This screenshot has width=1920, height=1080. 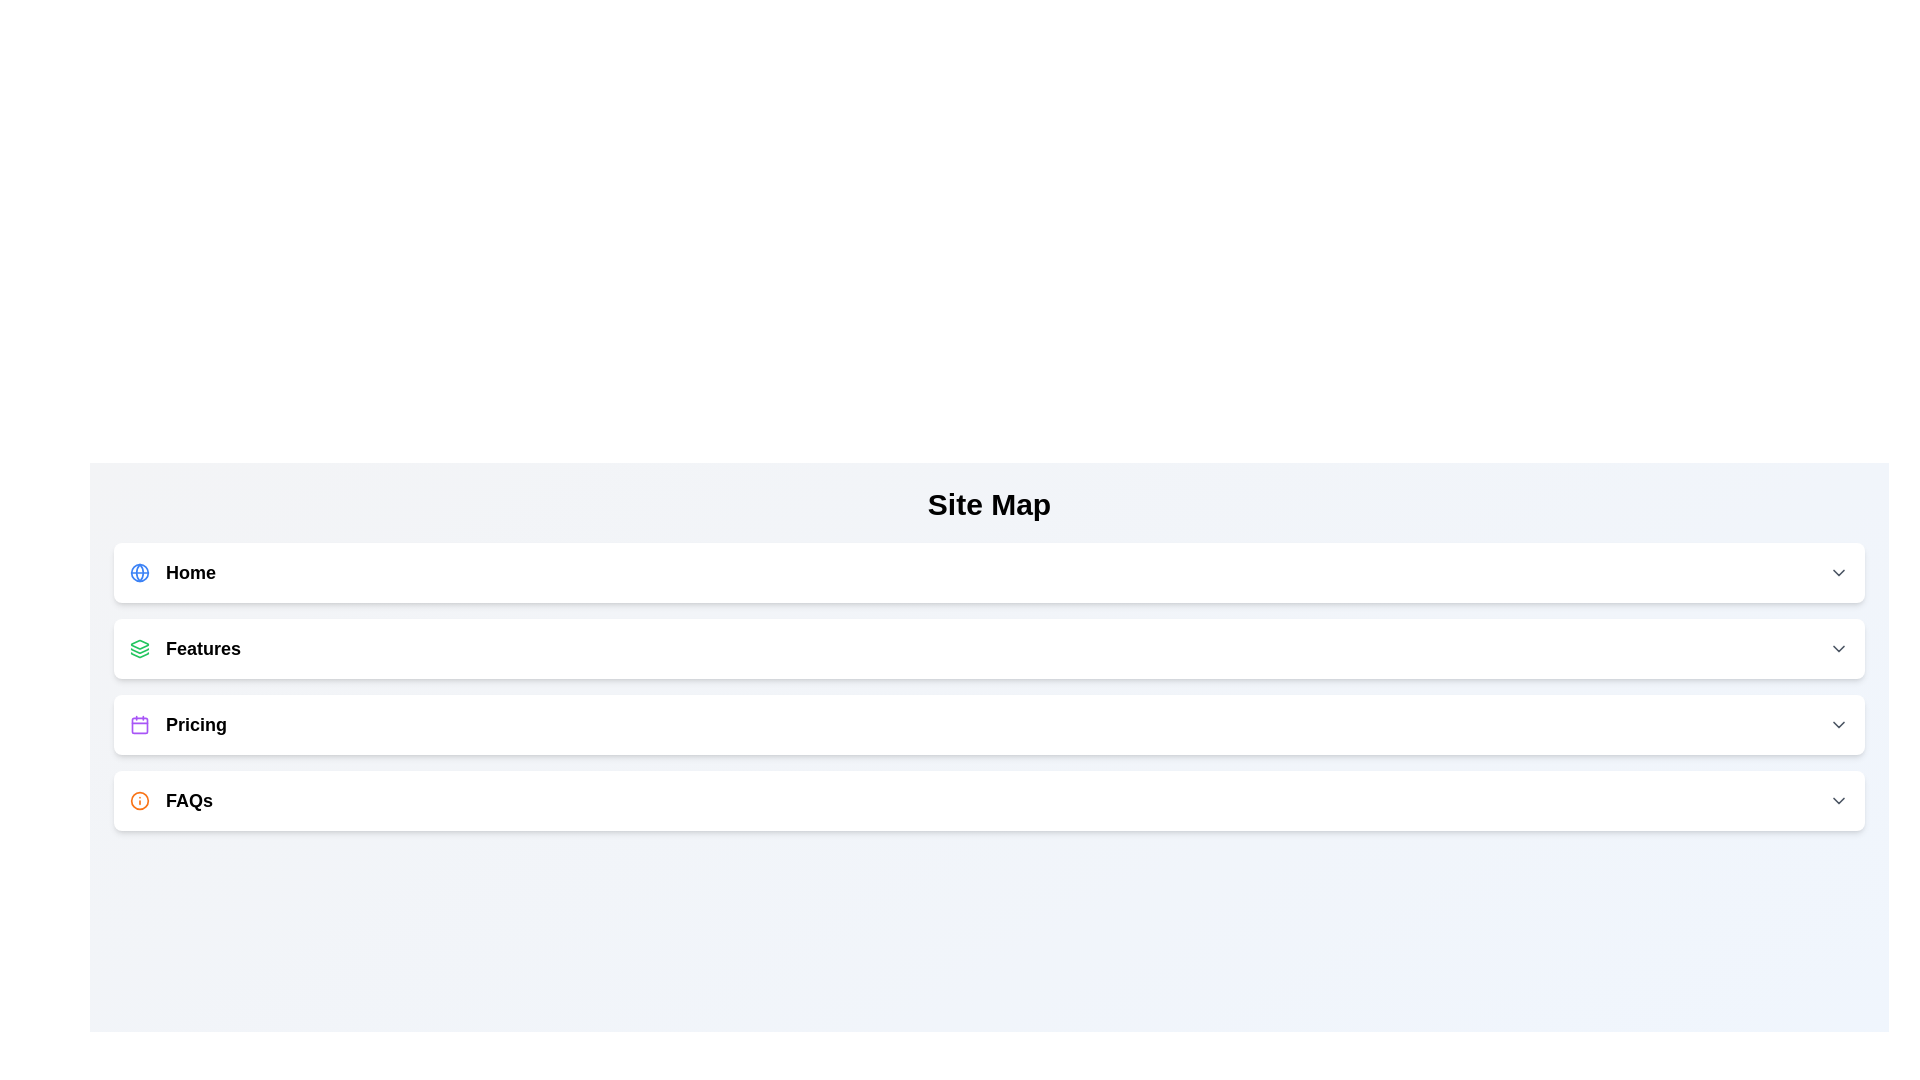 What do you see at coordinates (138, 573) in the screenshot?
I see `the blue circular decorative vector graphic element that is centrally located within the globe-styled icon, which is to the left of the 'Home' text in the navigation menu` at bounding box center [138, 573].